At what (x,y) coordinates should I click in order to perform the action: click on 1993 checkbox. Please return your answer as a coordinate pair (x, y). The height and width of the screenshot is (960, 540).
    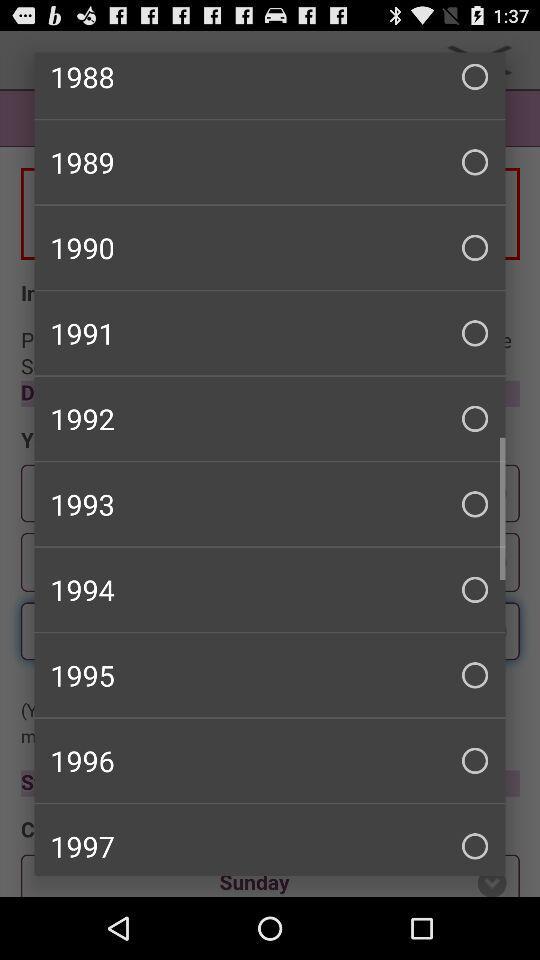
    Looking at the image, I should click on (270, 503).